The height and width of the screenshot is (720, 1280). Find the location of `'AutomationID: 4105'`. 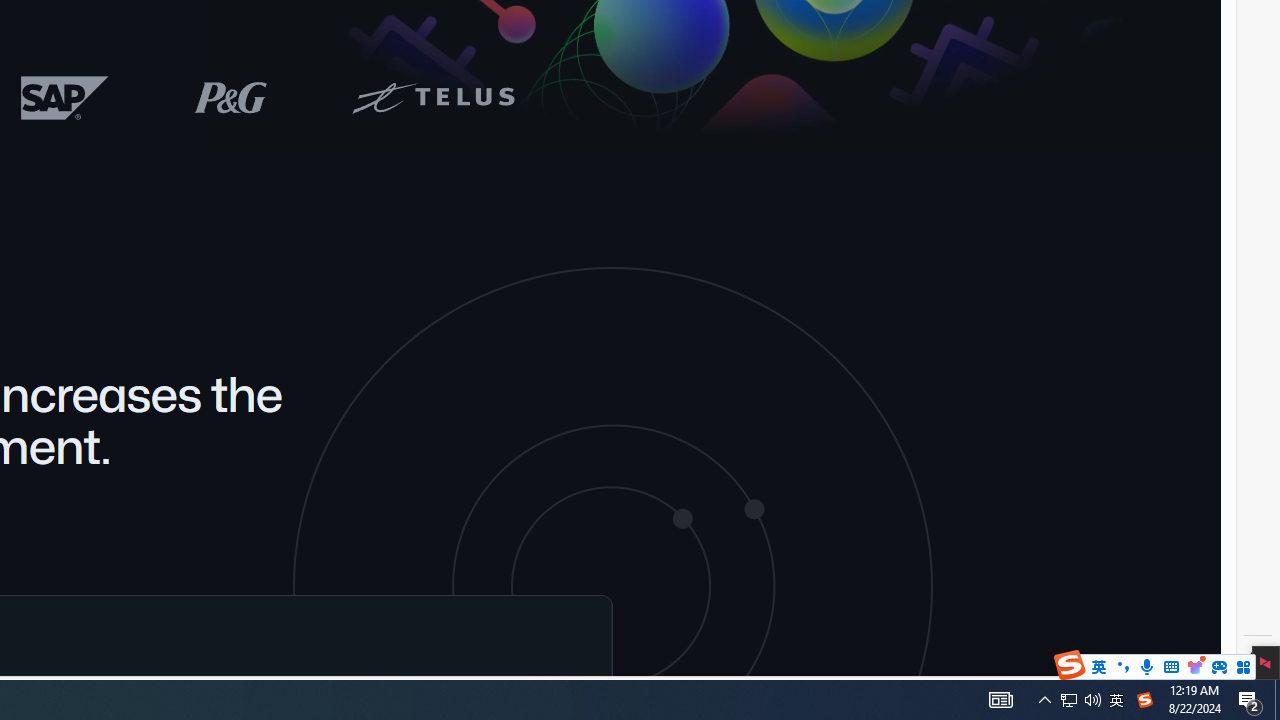

'AutomationID: 4105' is located at coordinates (1044, 698).